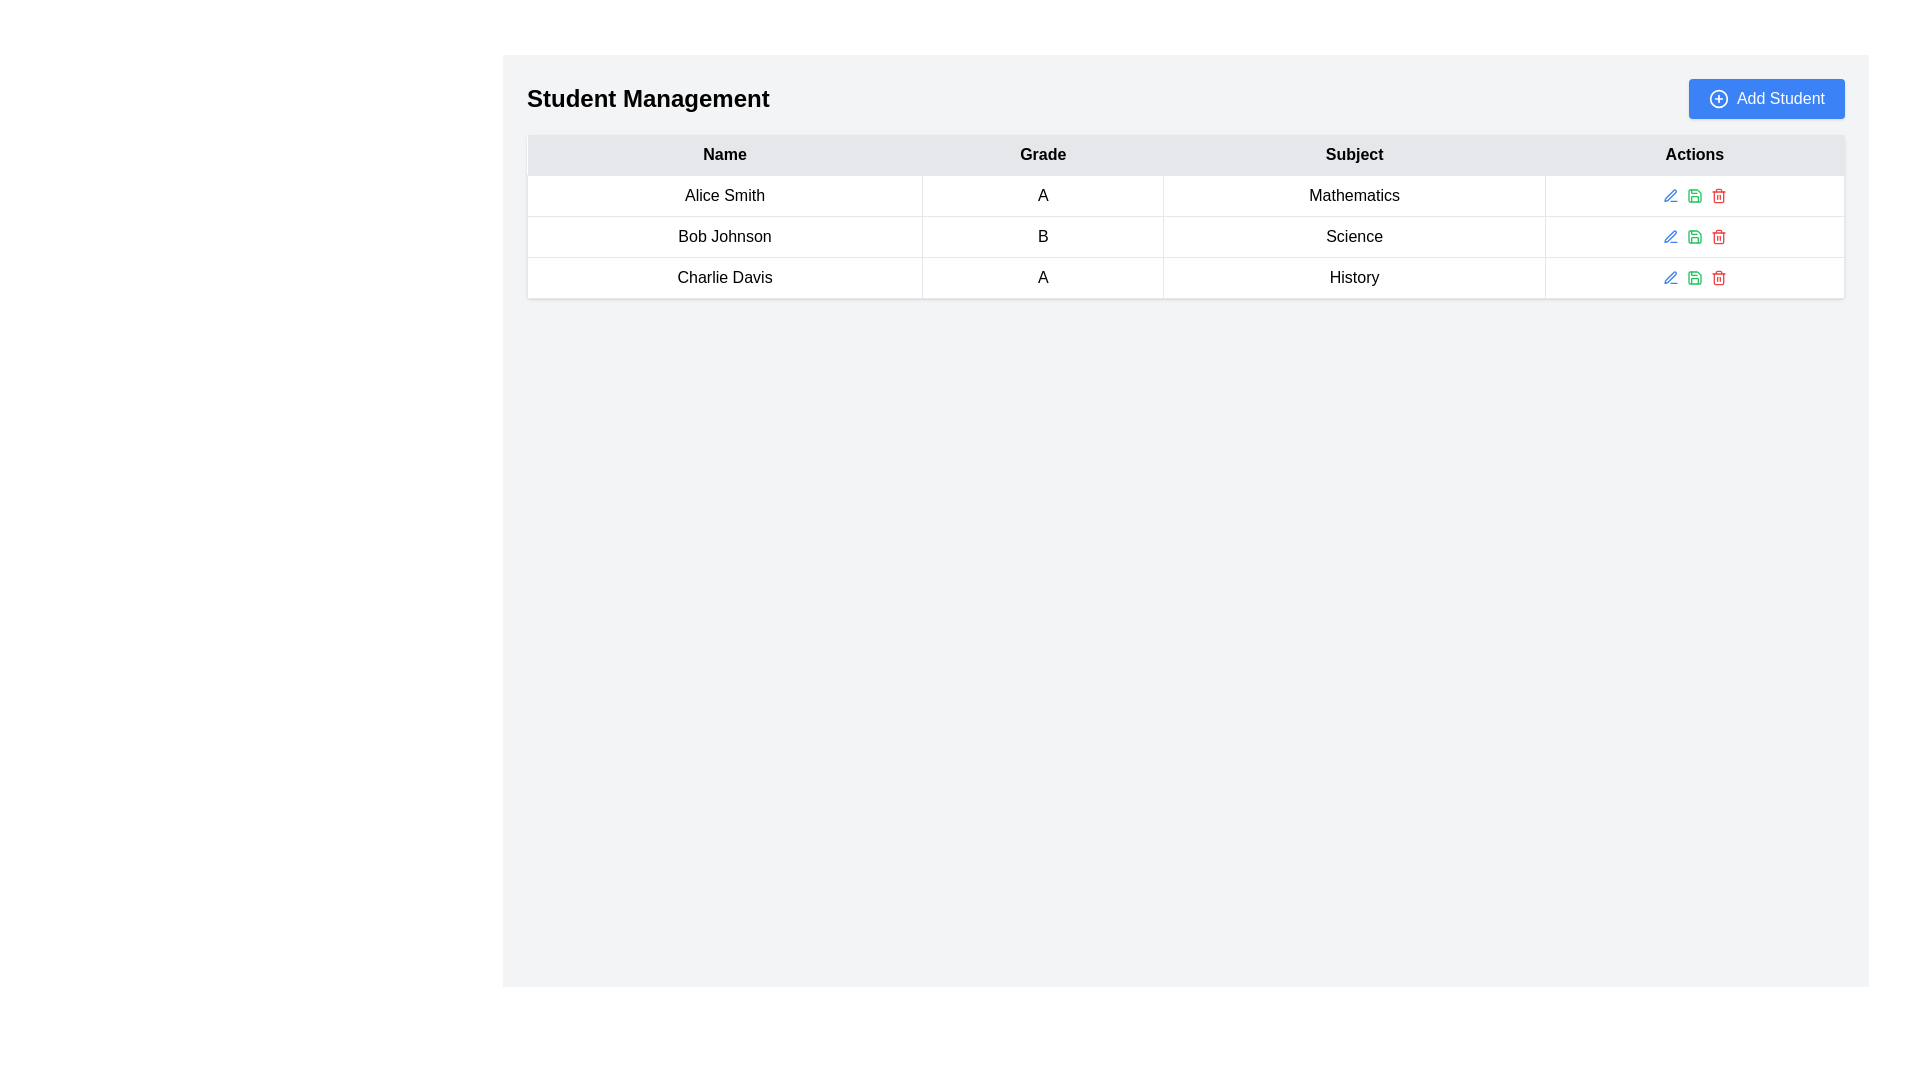 This screenshot has width=1920, height=1080. What do you see at coordinates (1693, 277) in the screenshot?
I see `the save icon located in the upper left region adjacent to the delete and edit icons within the row associated with Charlie Davis to initiate the saving action` at bounding box center [1693, 277].